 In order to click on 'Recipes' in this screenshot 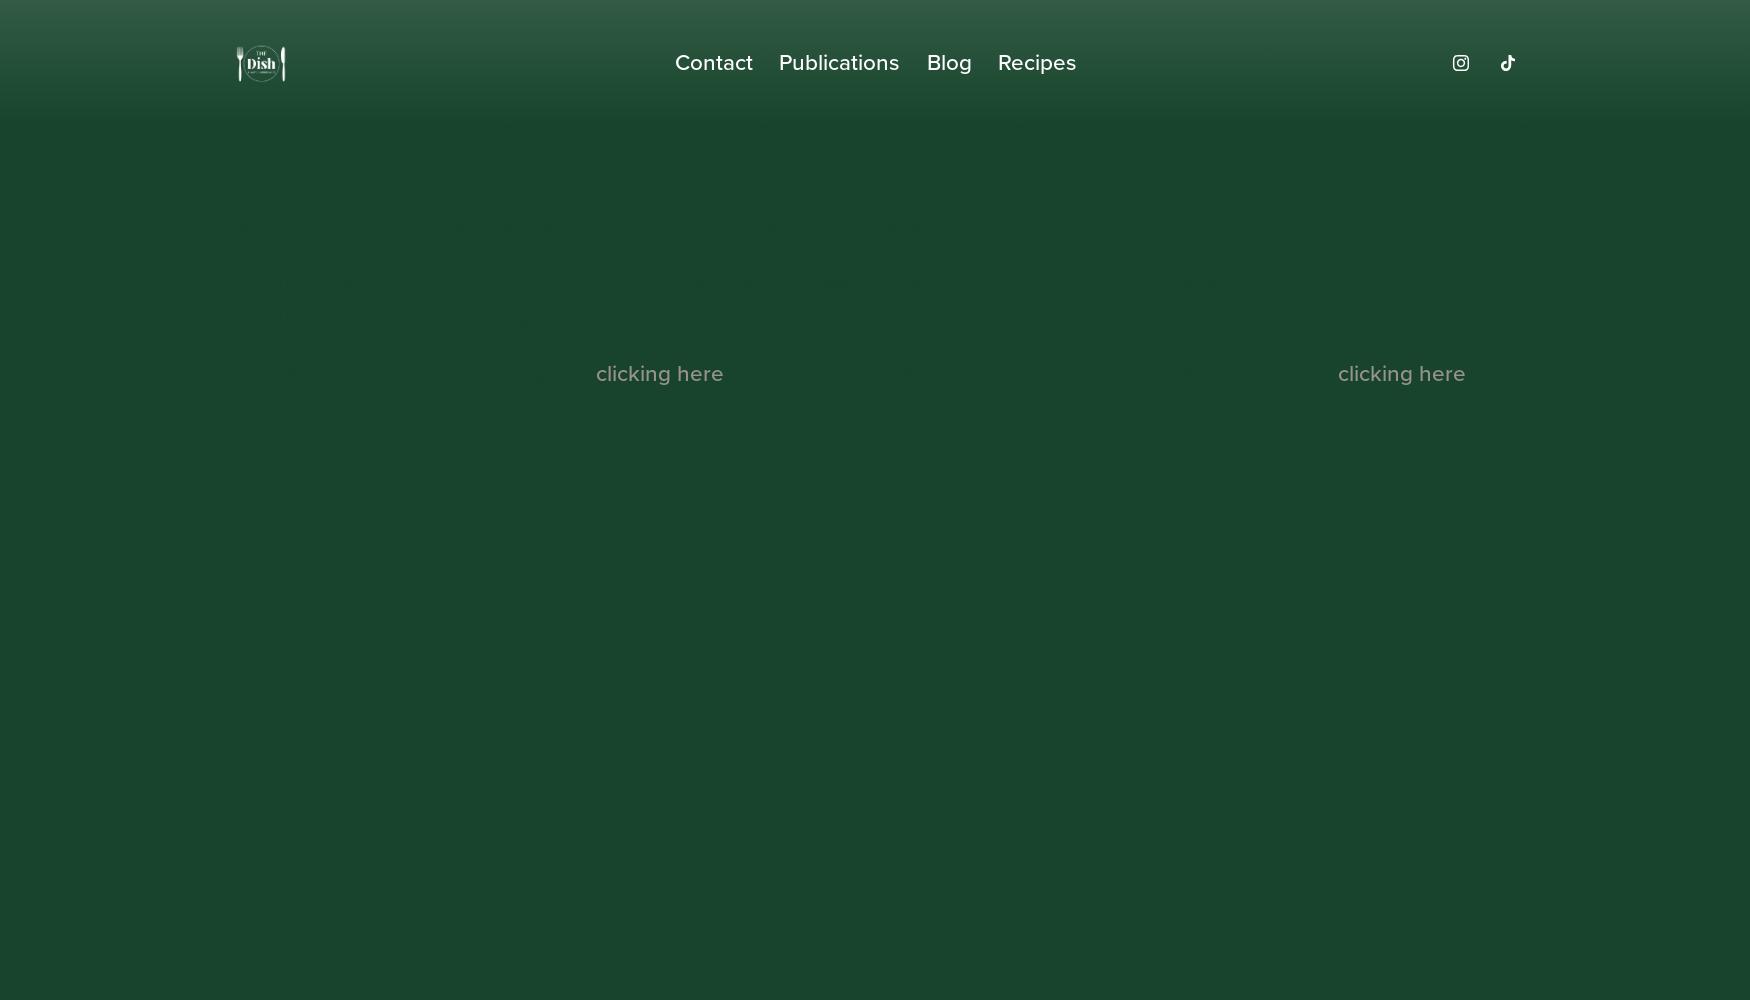, I will do `click(1035, 62)`.